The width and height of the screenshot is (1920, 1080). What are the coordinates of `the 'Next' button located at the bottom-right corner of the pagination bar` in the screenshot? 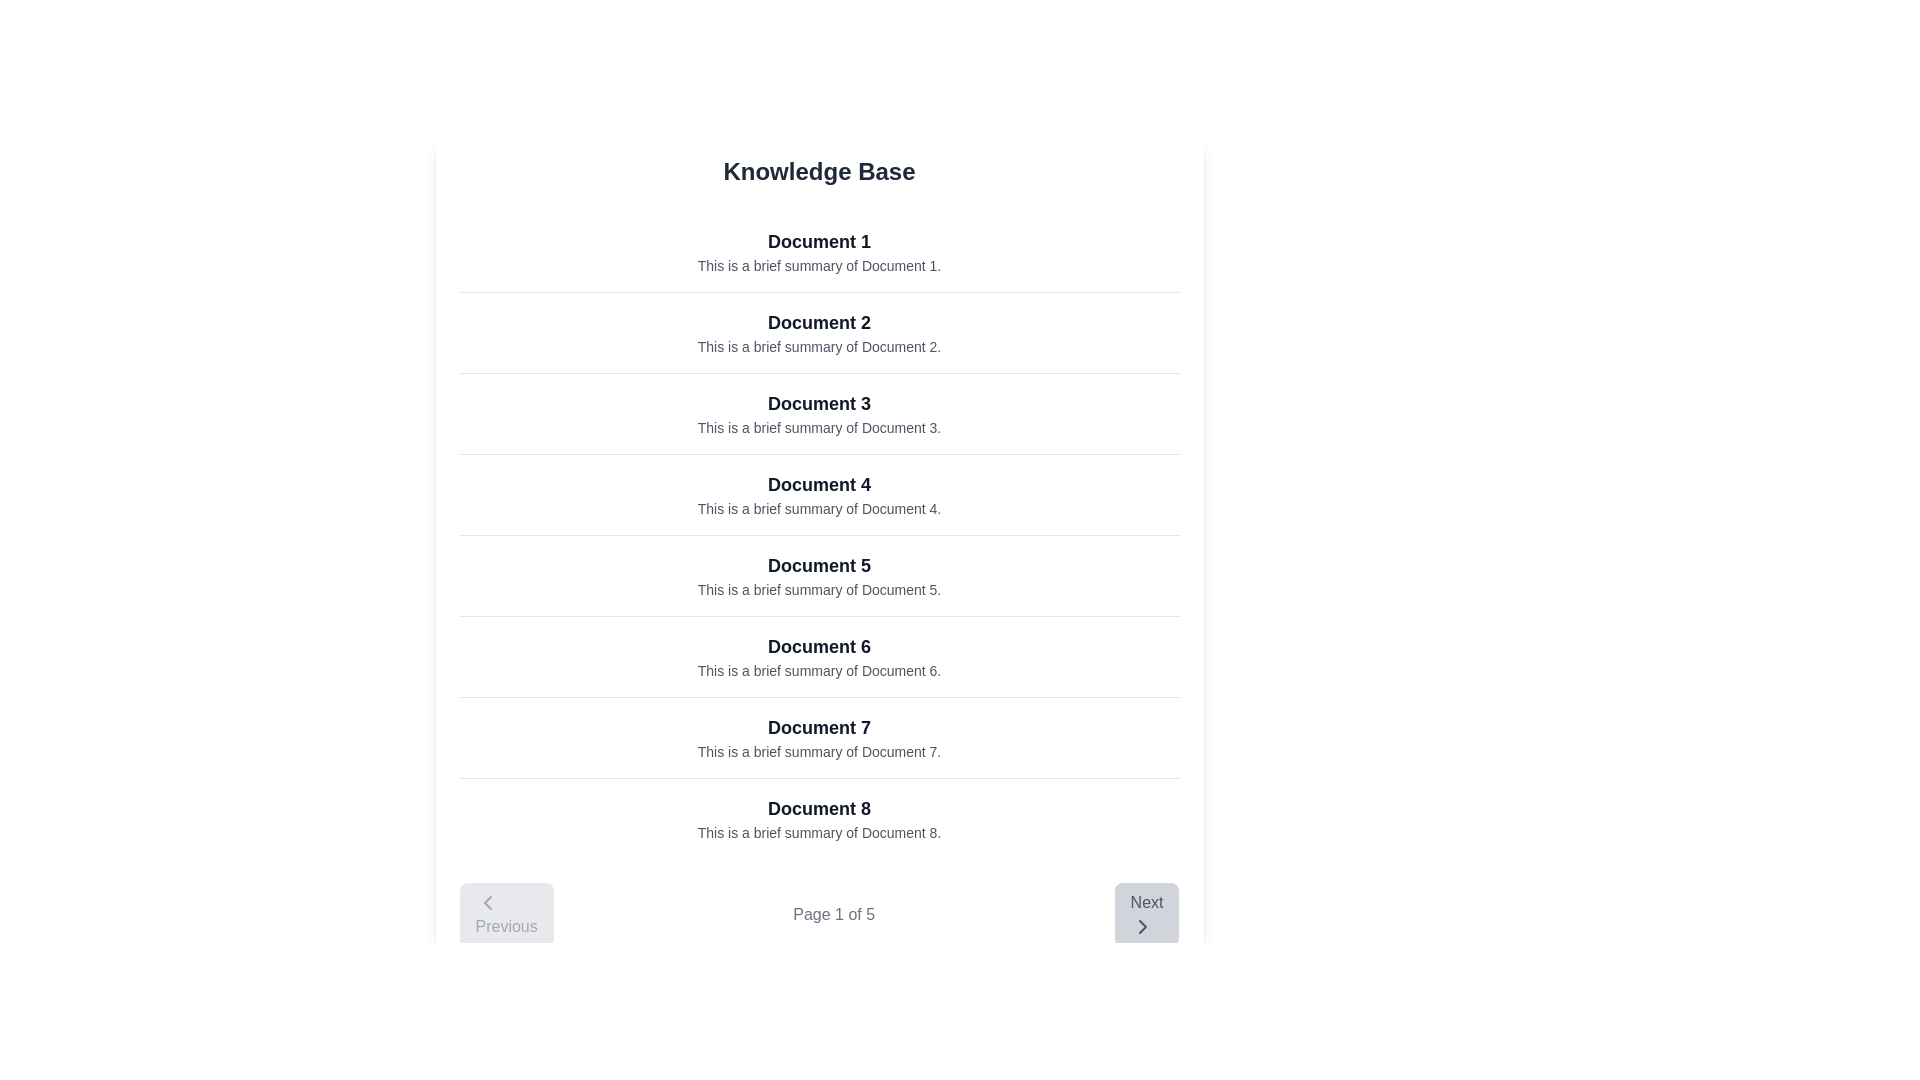 It's located at (1147, 914).